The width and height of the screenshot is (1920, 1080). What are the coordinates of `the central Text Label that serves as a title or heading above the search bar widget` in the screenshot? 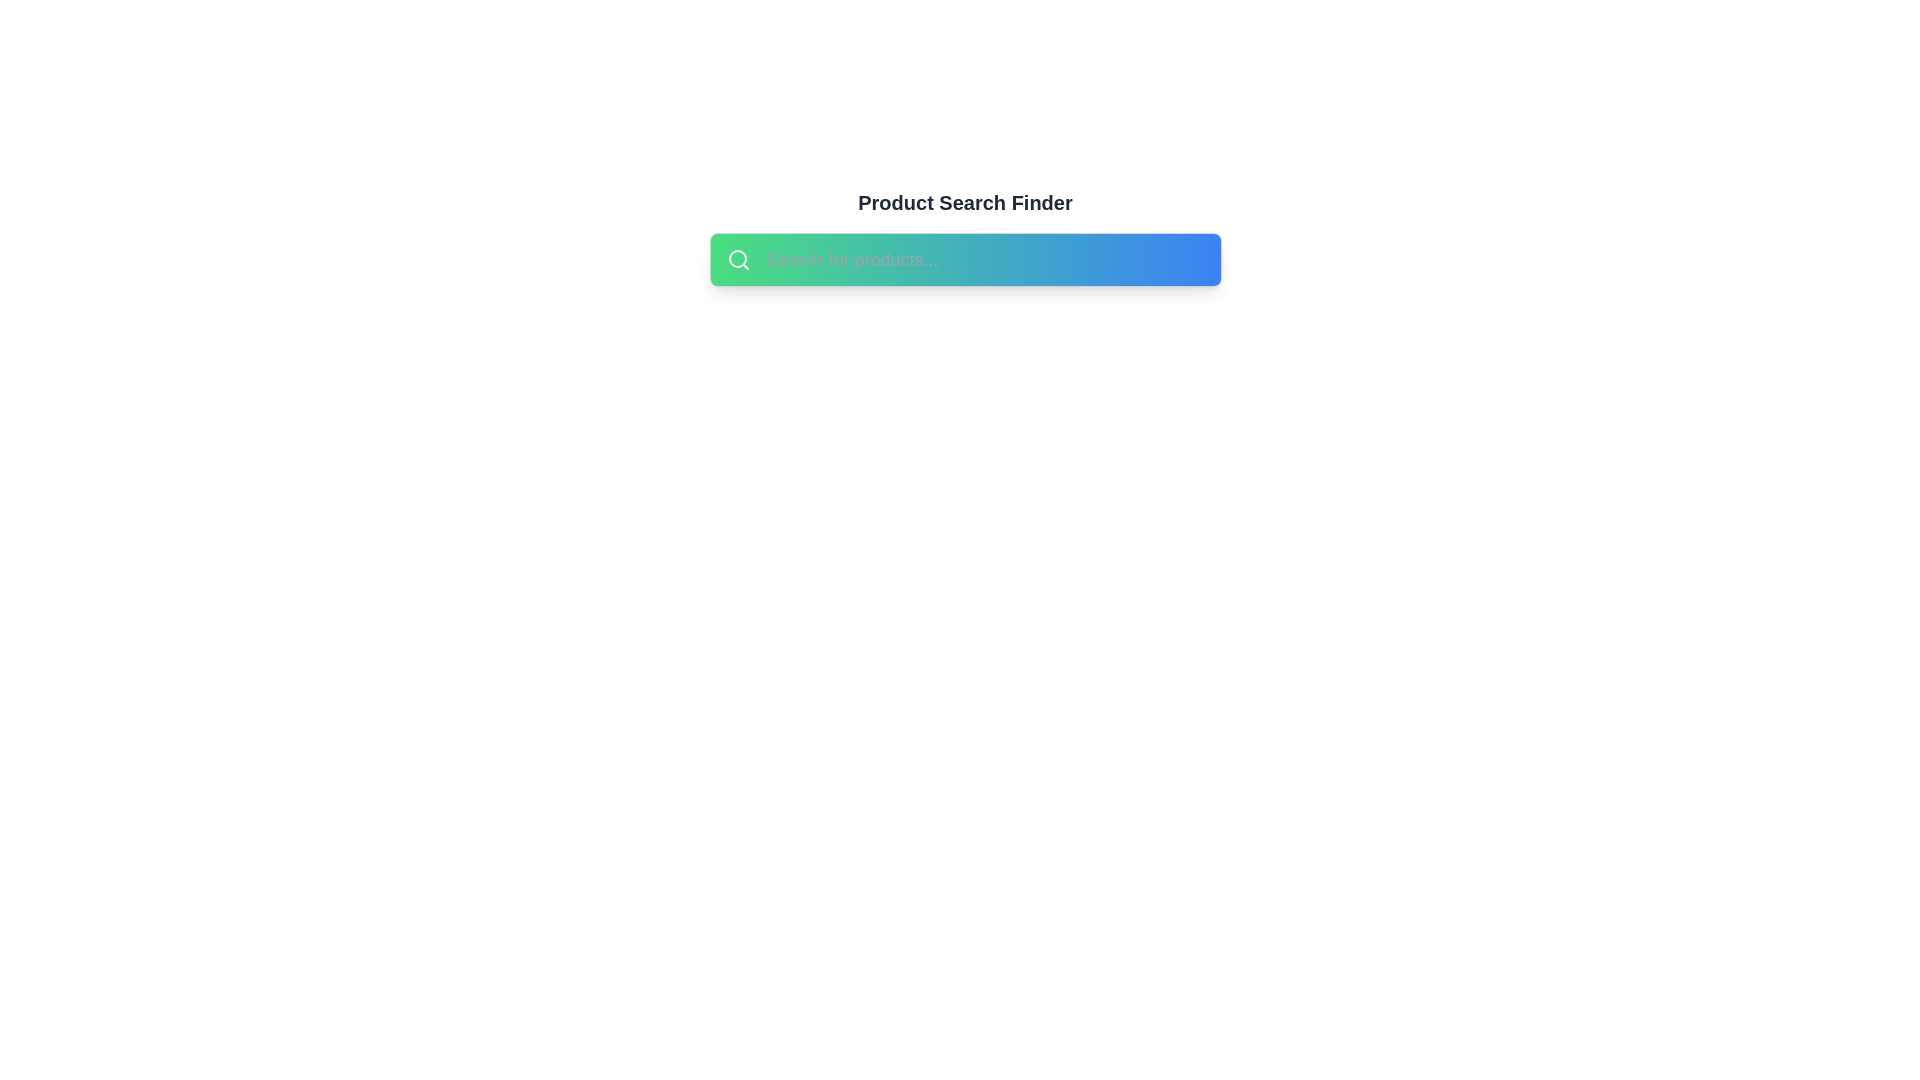 It's located at (965, 203).